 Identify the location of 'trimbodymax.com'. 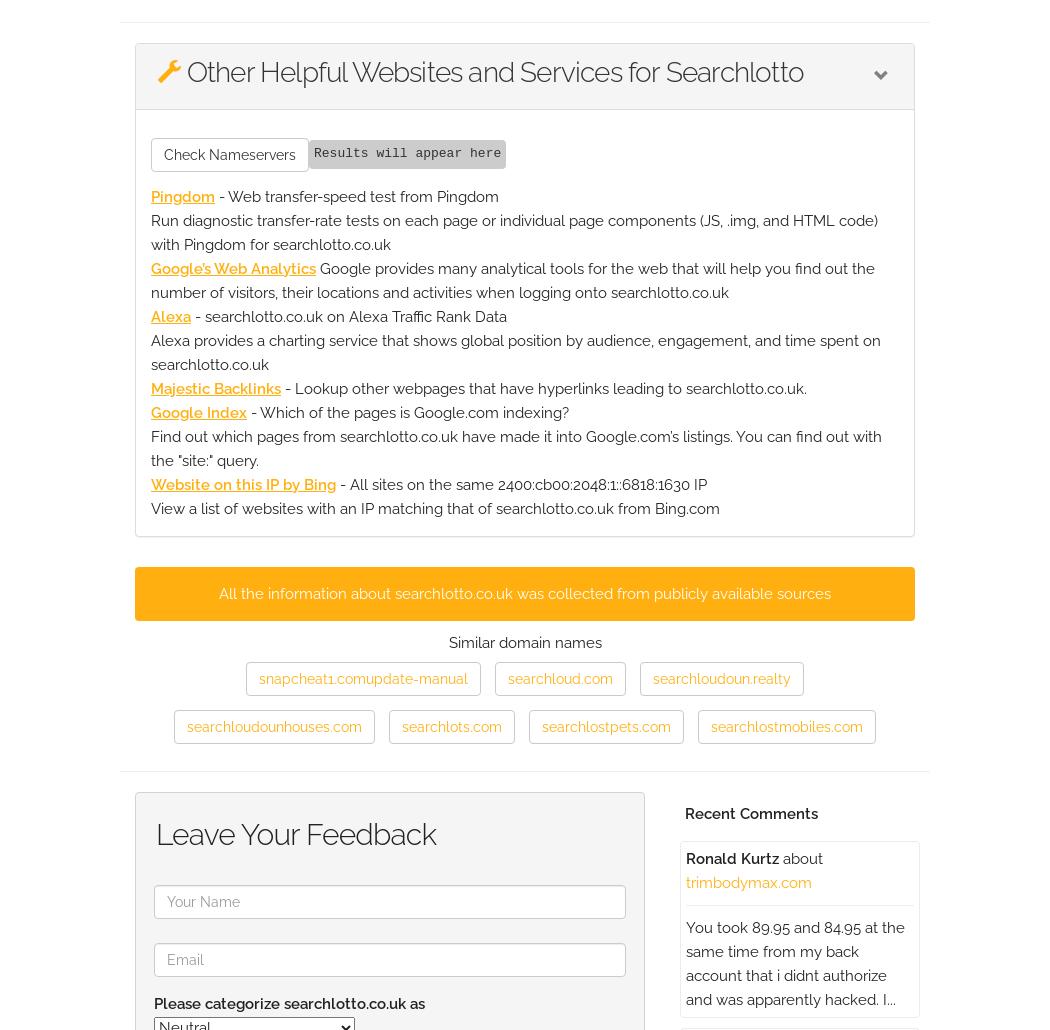
(685, 881).